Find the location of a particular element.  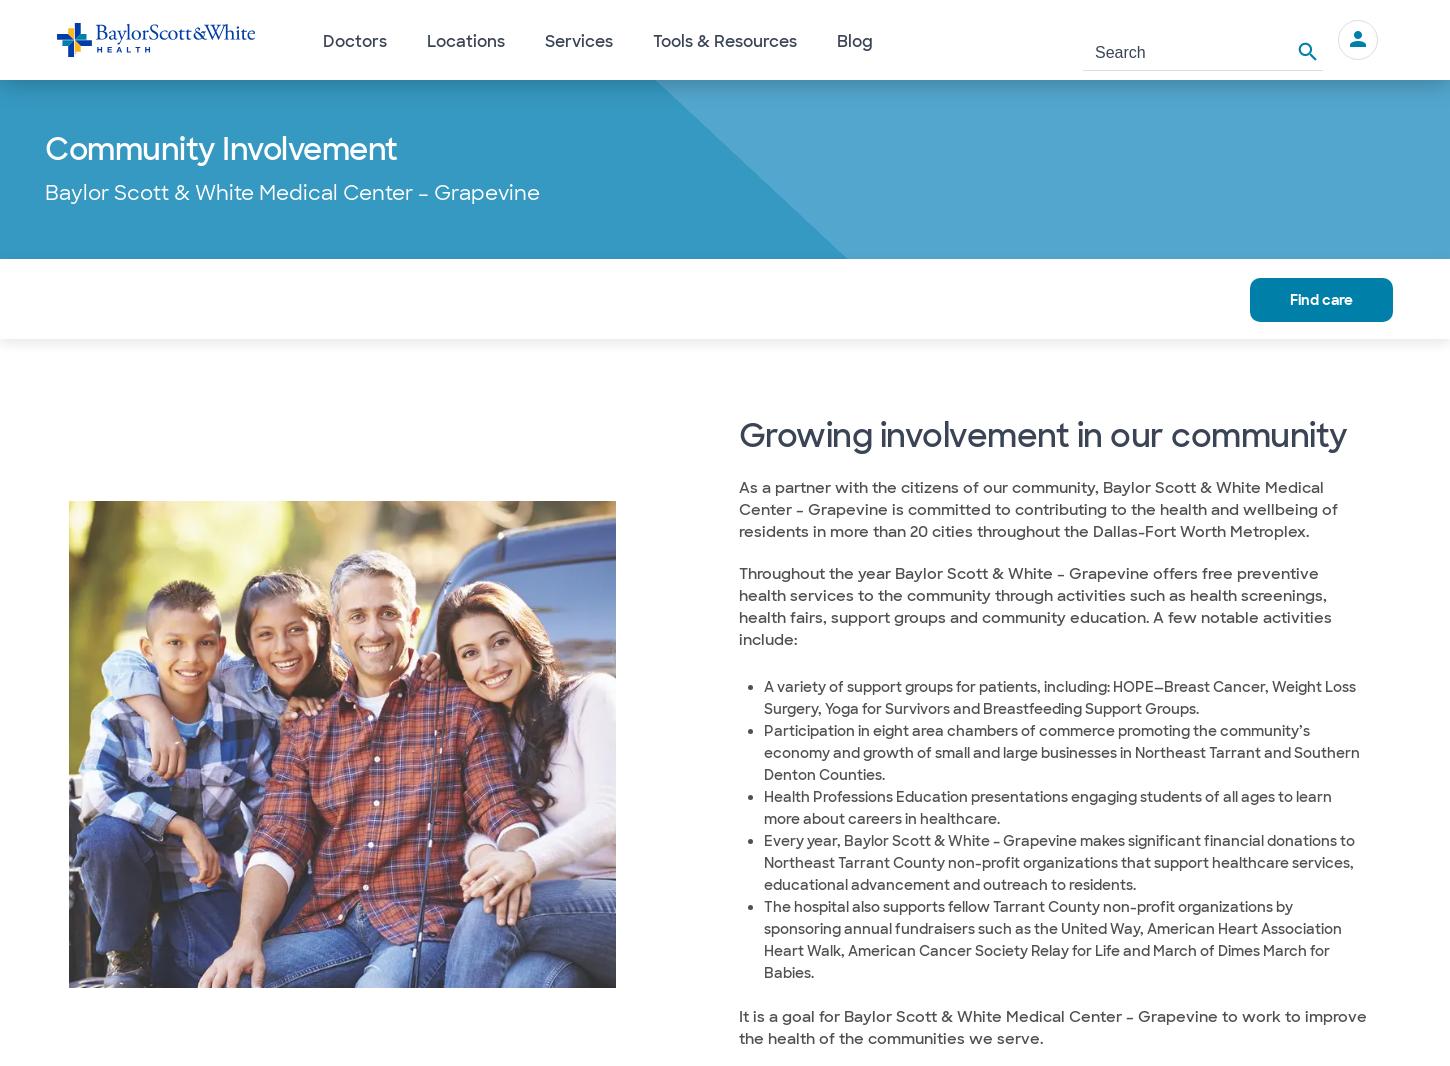

'Community Outreach' is located at coordinates (506, 297).